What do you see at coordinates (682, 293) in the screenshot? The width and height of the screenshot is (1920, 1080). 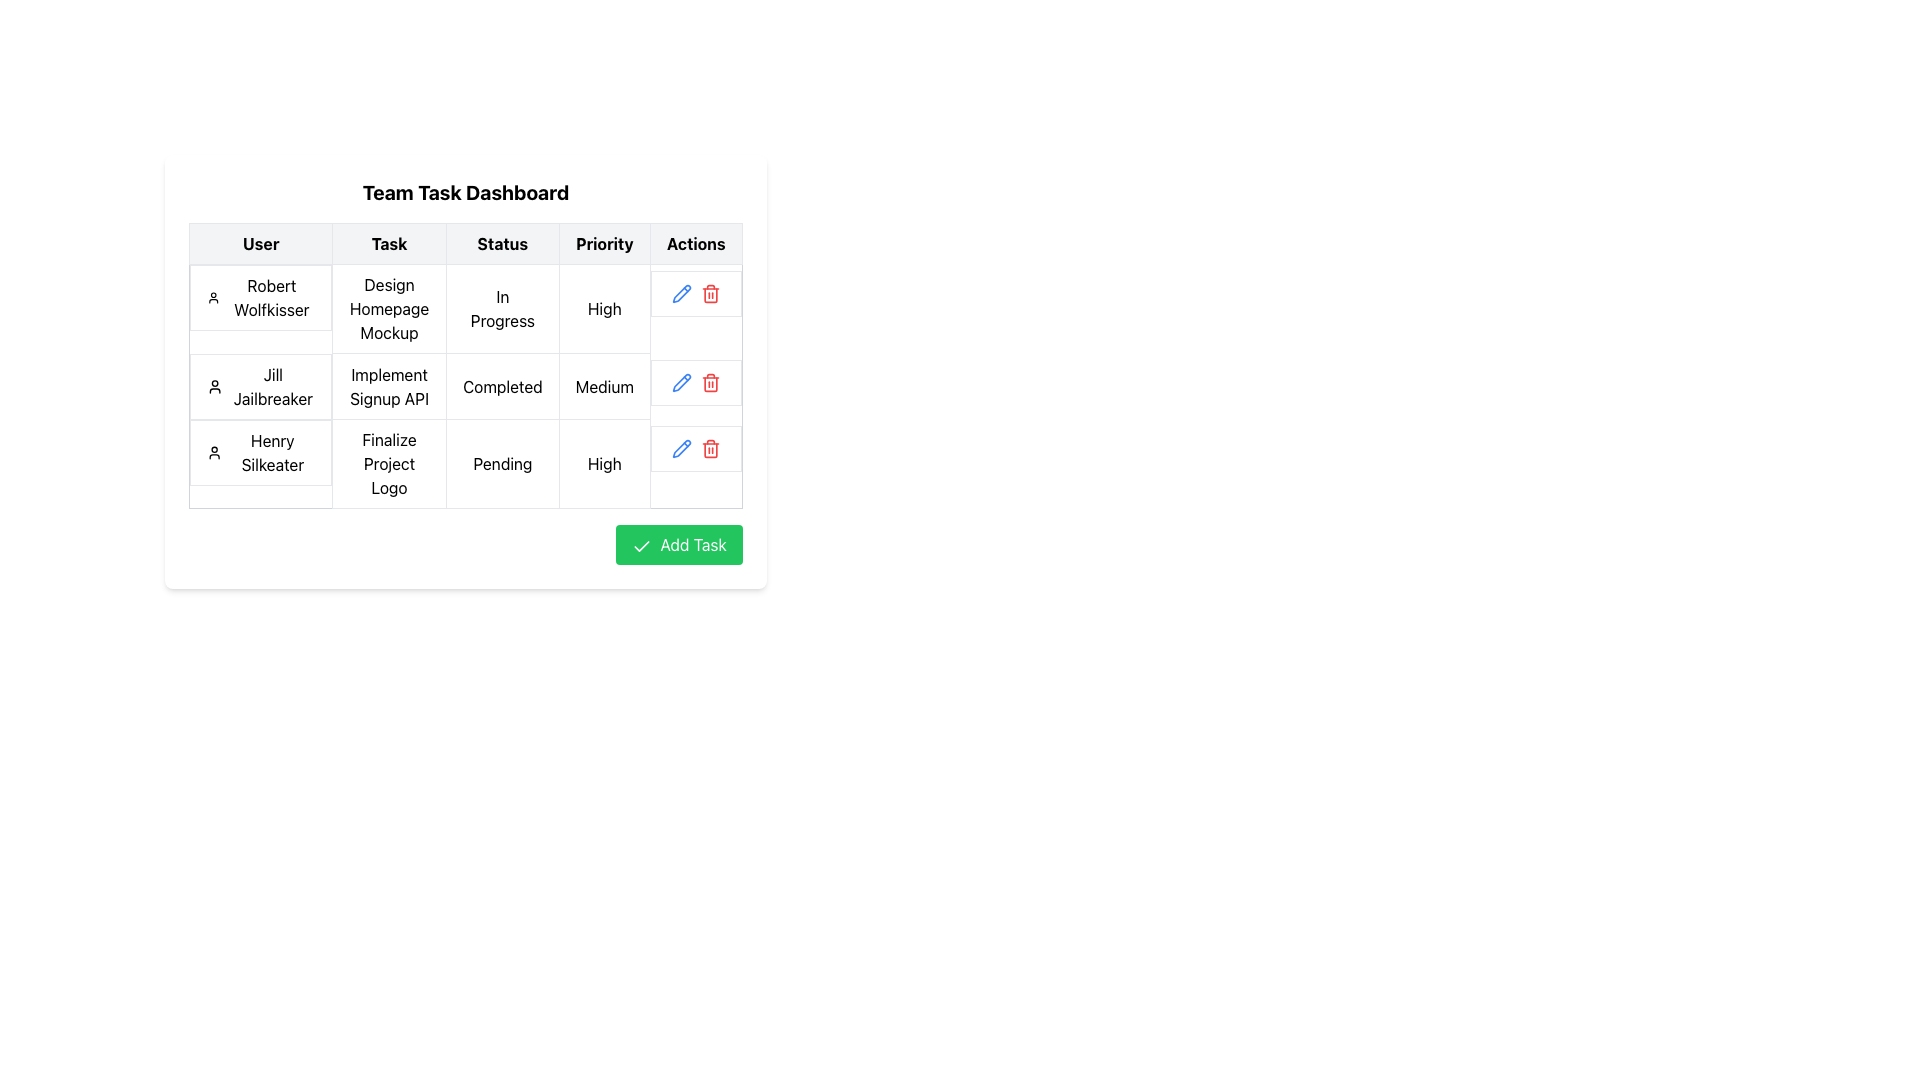 I see `the blue pencil icon button located in the 'Actions' column of the first row in the data table` at bounding box center [682, 293].